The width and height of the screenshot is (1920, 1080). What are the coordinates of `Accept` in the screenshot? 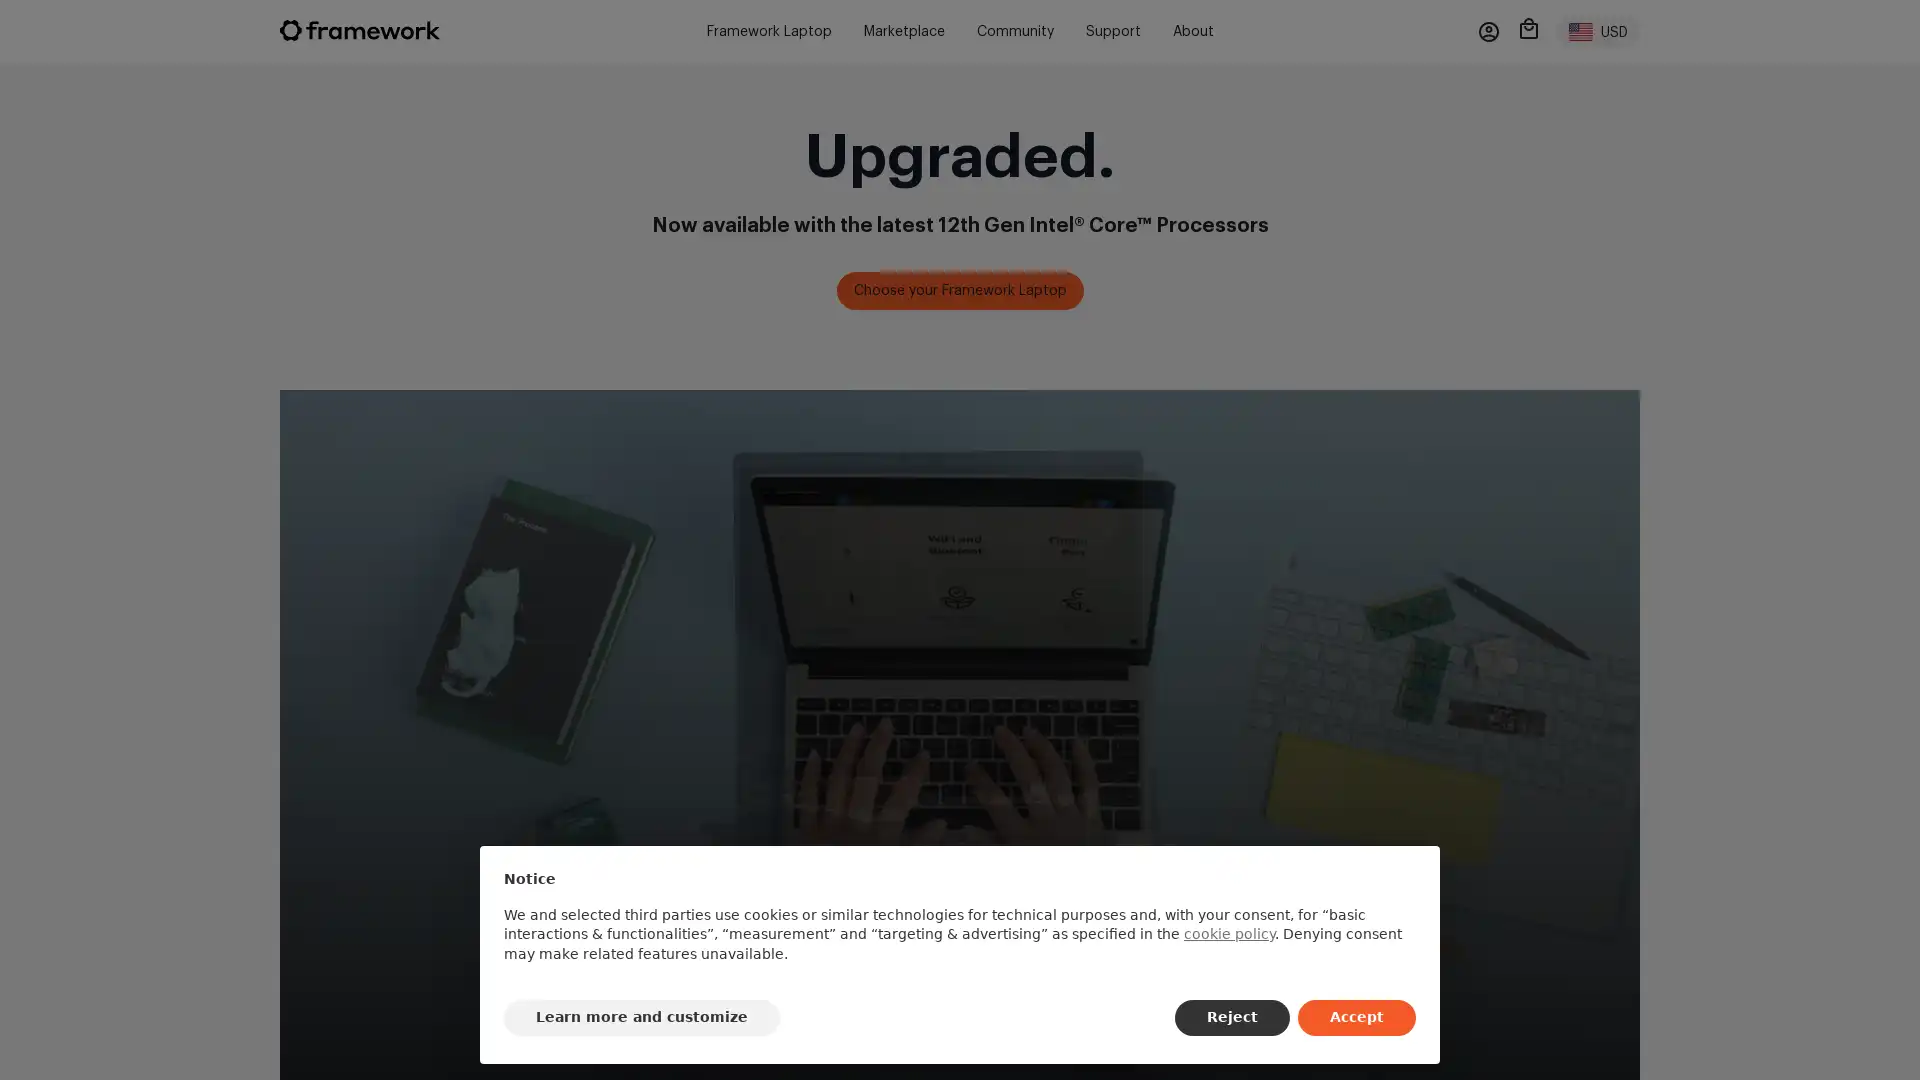 It's located at (1357, 1018).